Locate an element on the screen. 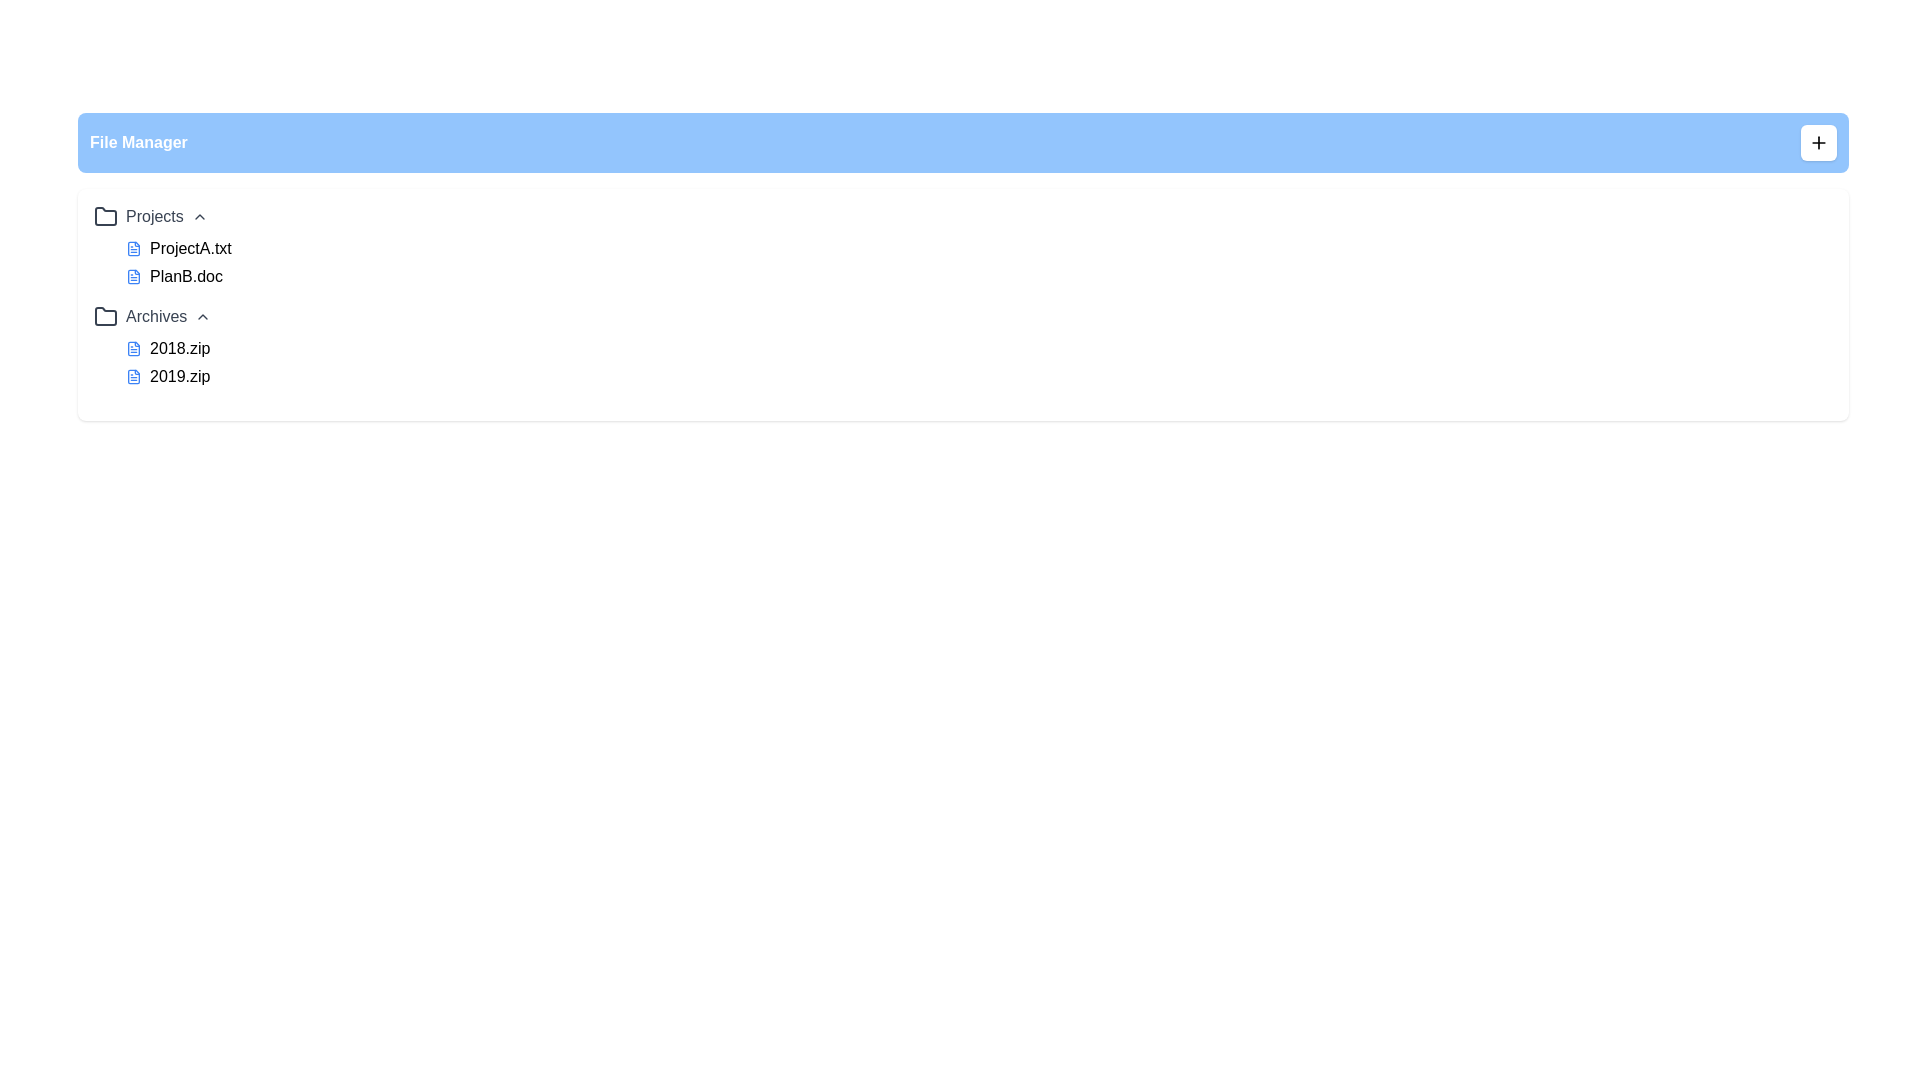 The image size is (1920, 1080). the icon representing the '2018.zip' document file located is located at coordinates (133, 347).